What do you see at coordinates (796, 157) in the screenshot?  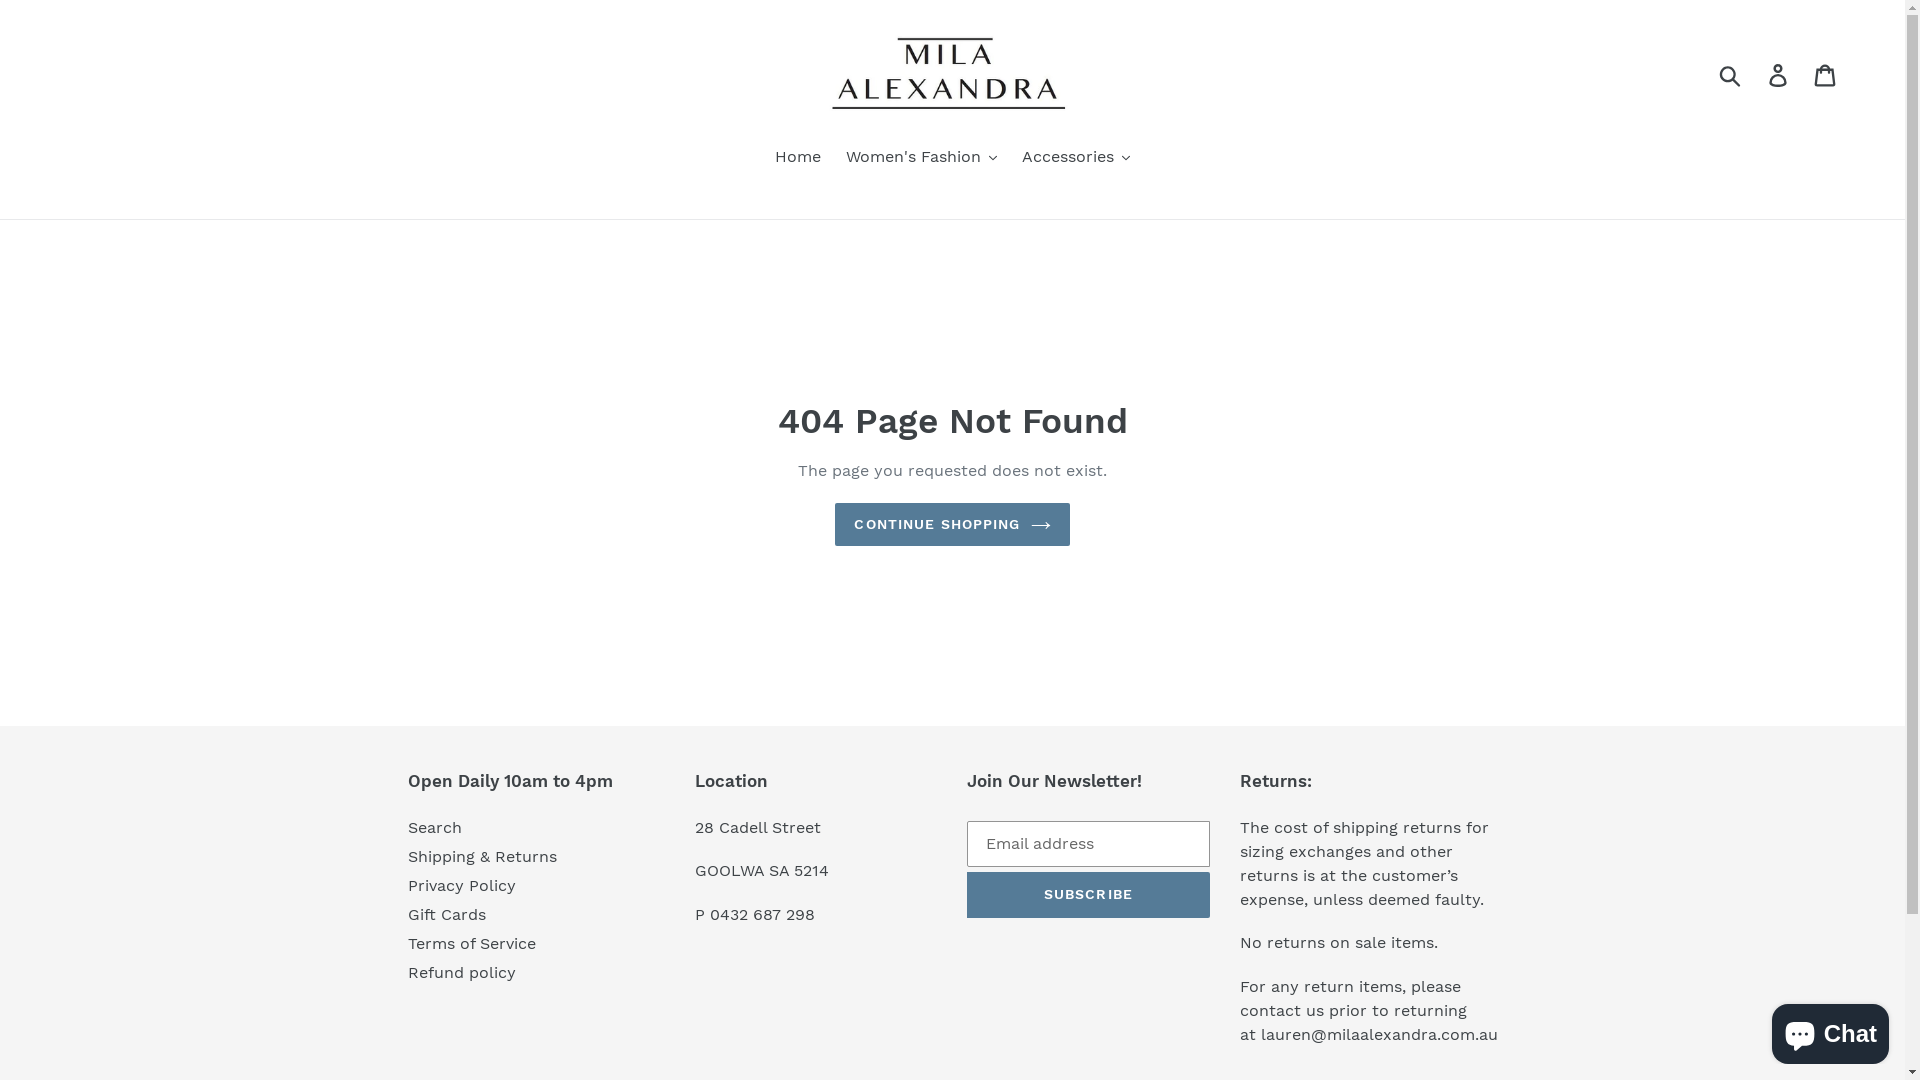 I see `'Home'` at bounding box center [796, 157].